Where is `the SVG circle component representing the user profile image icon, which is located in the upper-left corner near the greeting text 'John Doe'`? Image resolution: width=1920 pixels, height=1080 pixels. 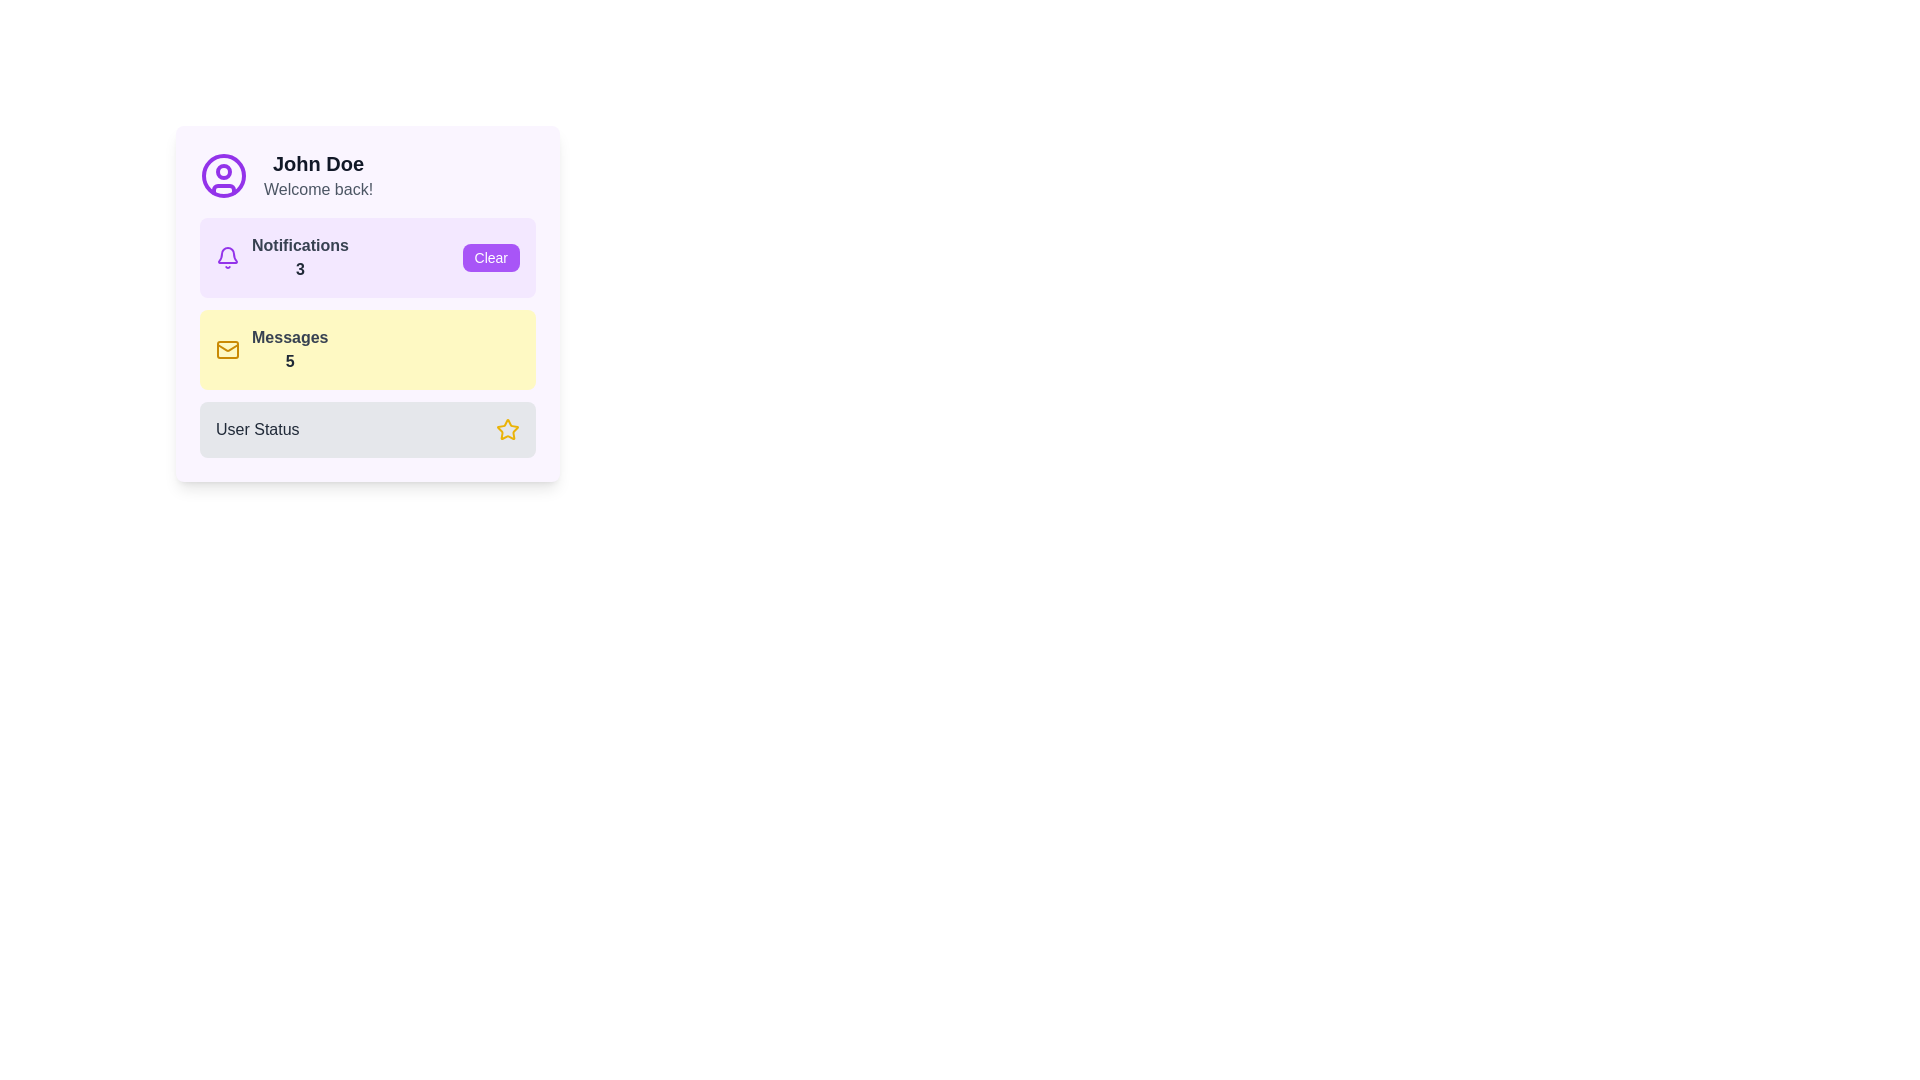 the SVG circle component representing the user profile image icon, which is located in the upper-left corner near the greeting text 'John Doe' is located at coordinates (224, 175).